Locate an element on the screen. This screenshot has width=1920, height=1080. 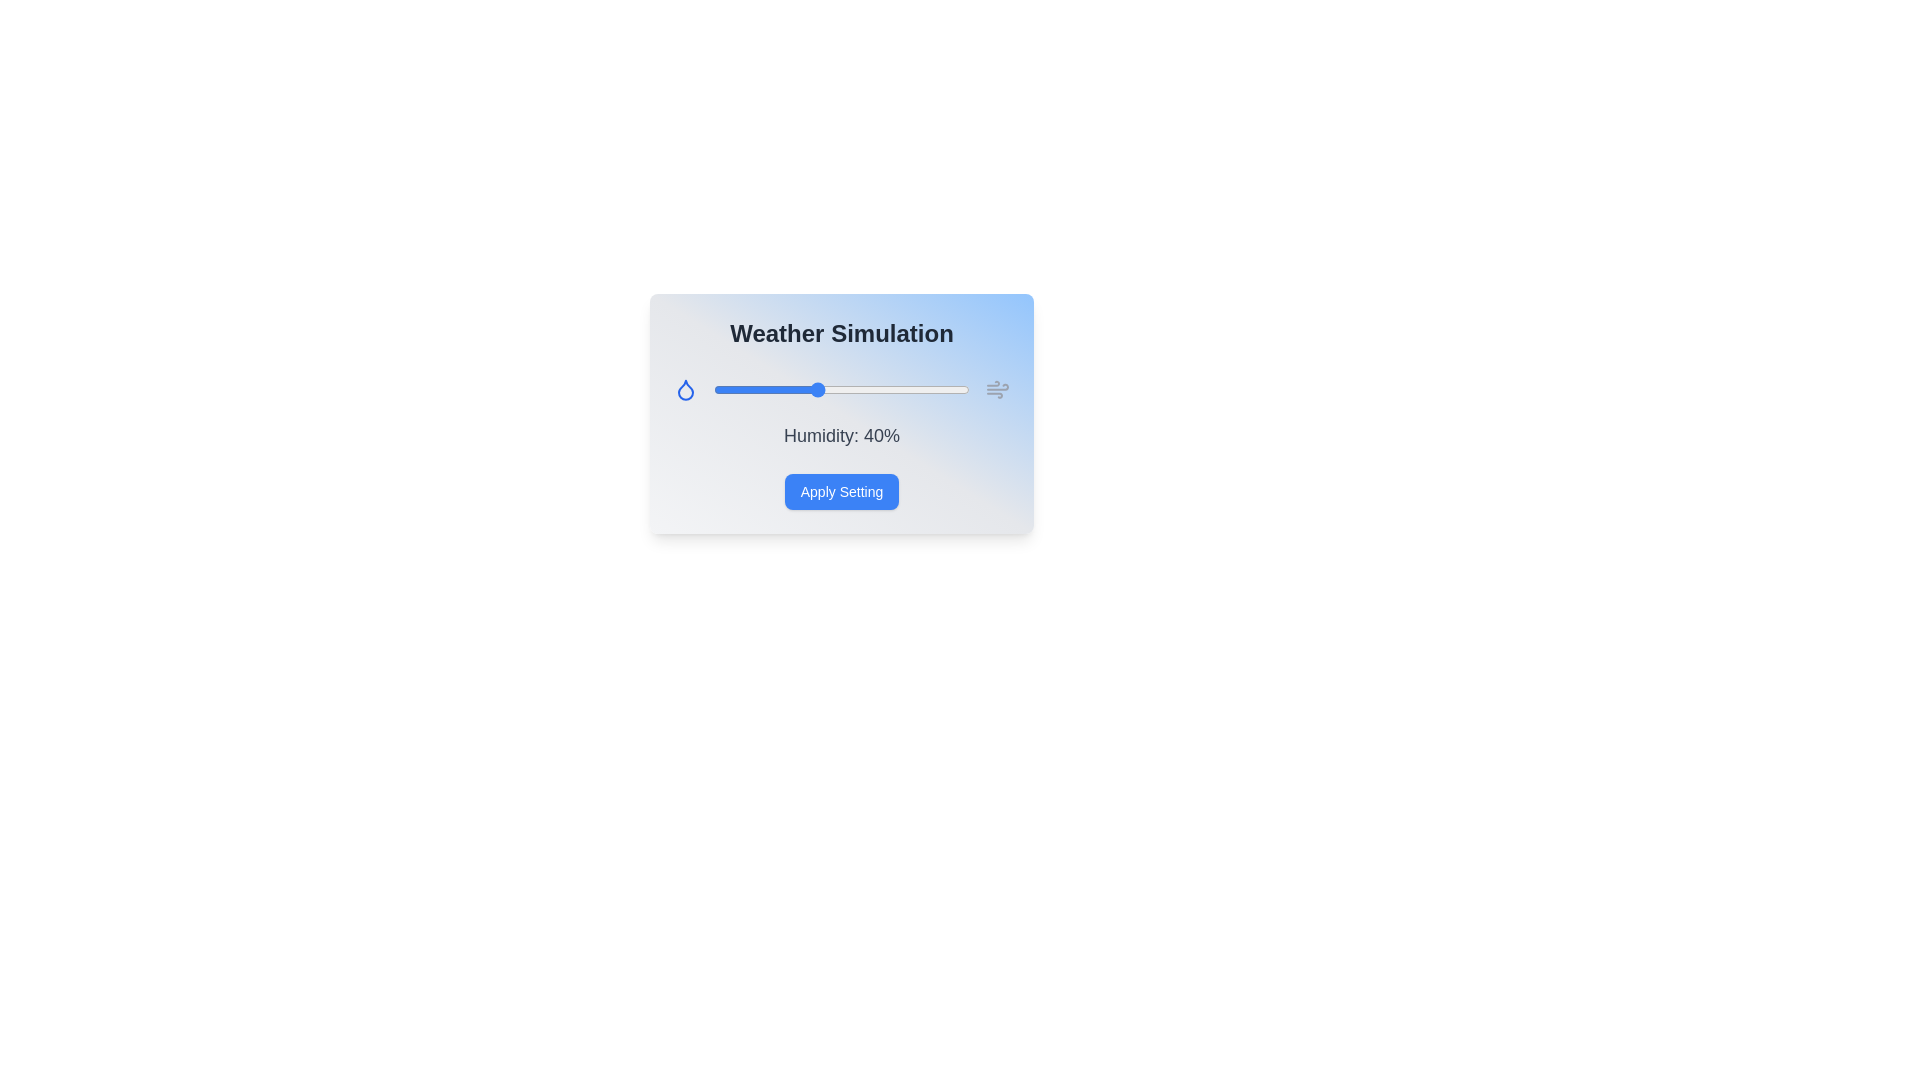
the humidity slider to 3% is located at coordinates (720, 389).